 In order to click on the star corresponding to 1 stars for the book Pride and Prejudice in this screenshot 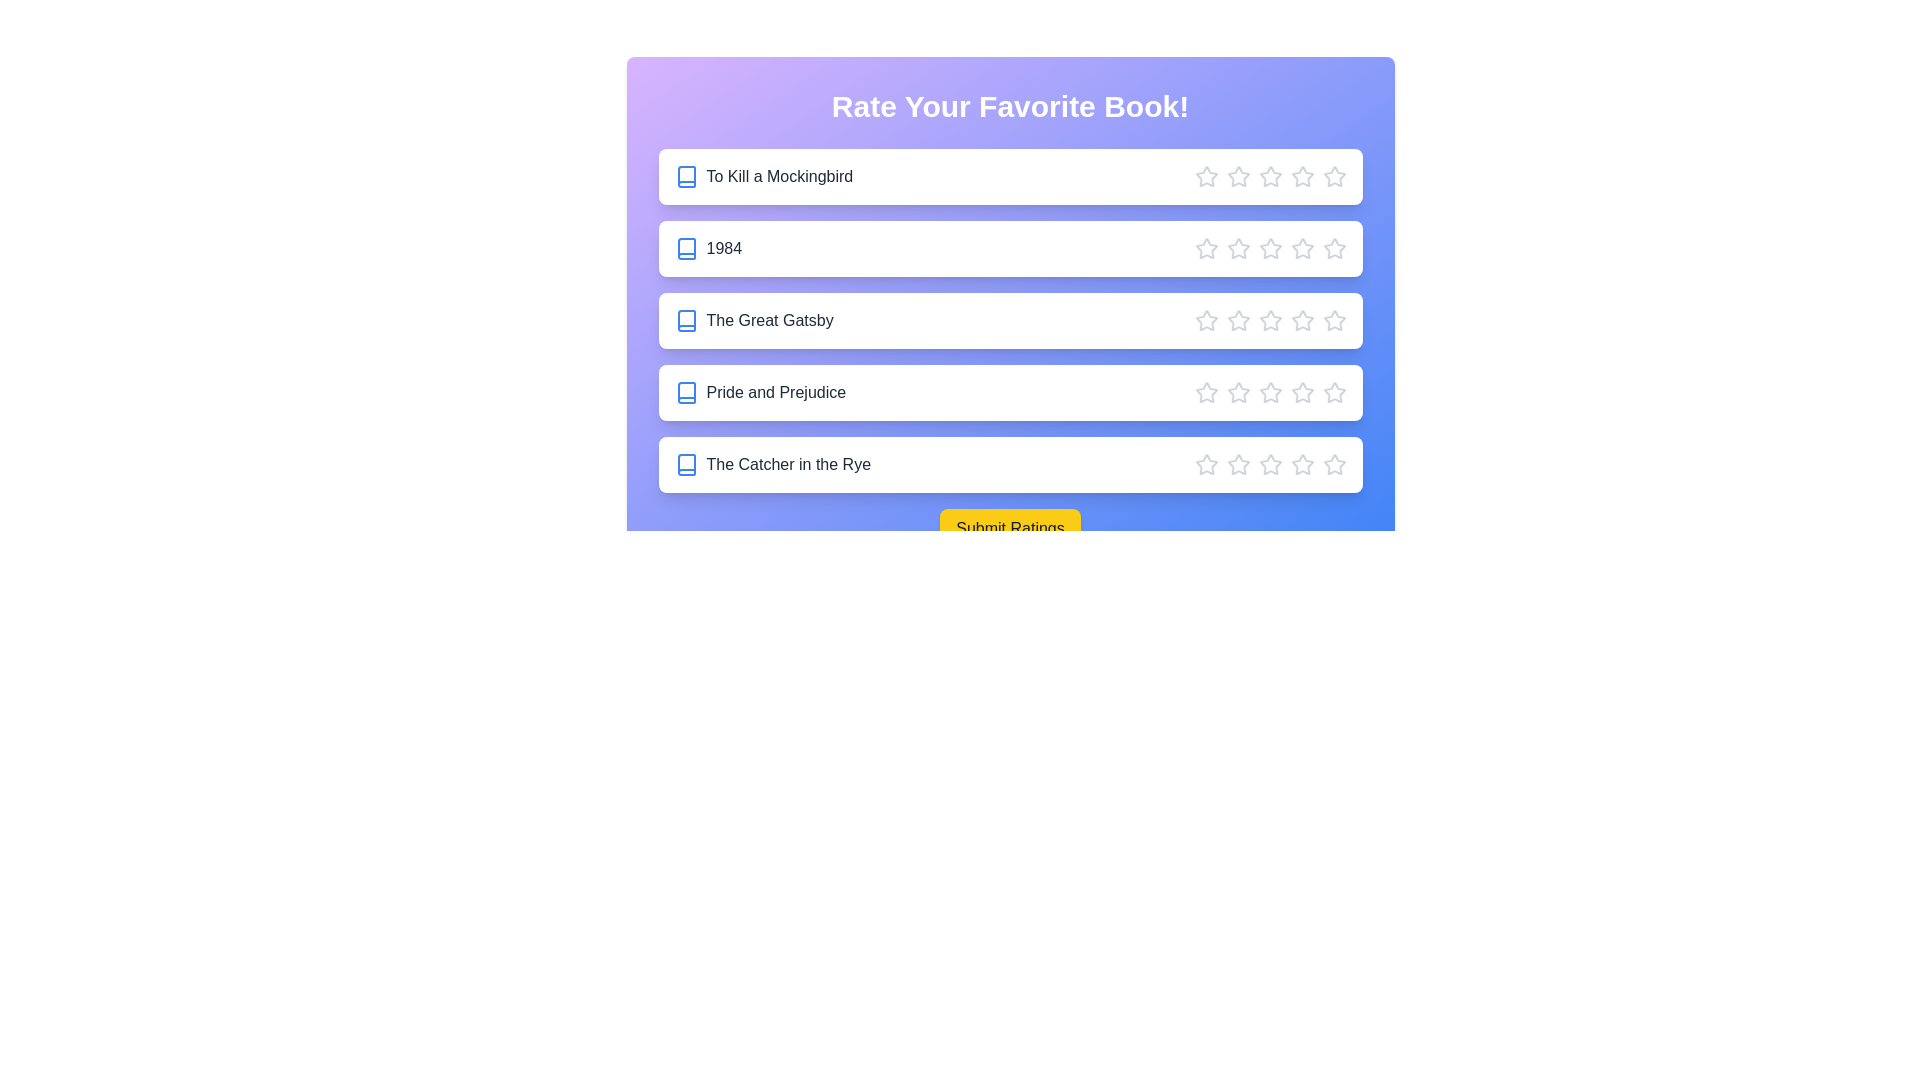, I will do `click(1205, 393)`.